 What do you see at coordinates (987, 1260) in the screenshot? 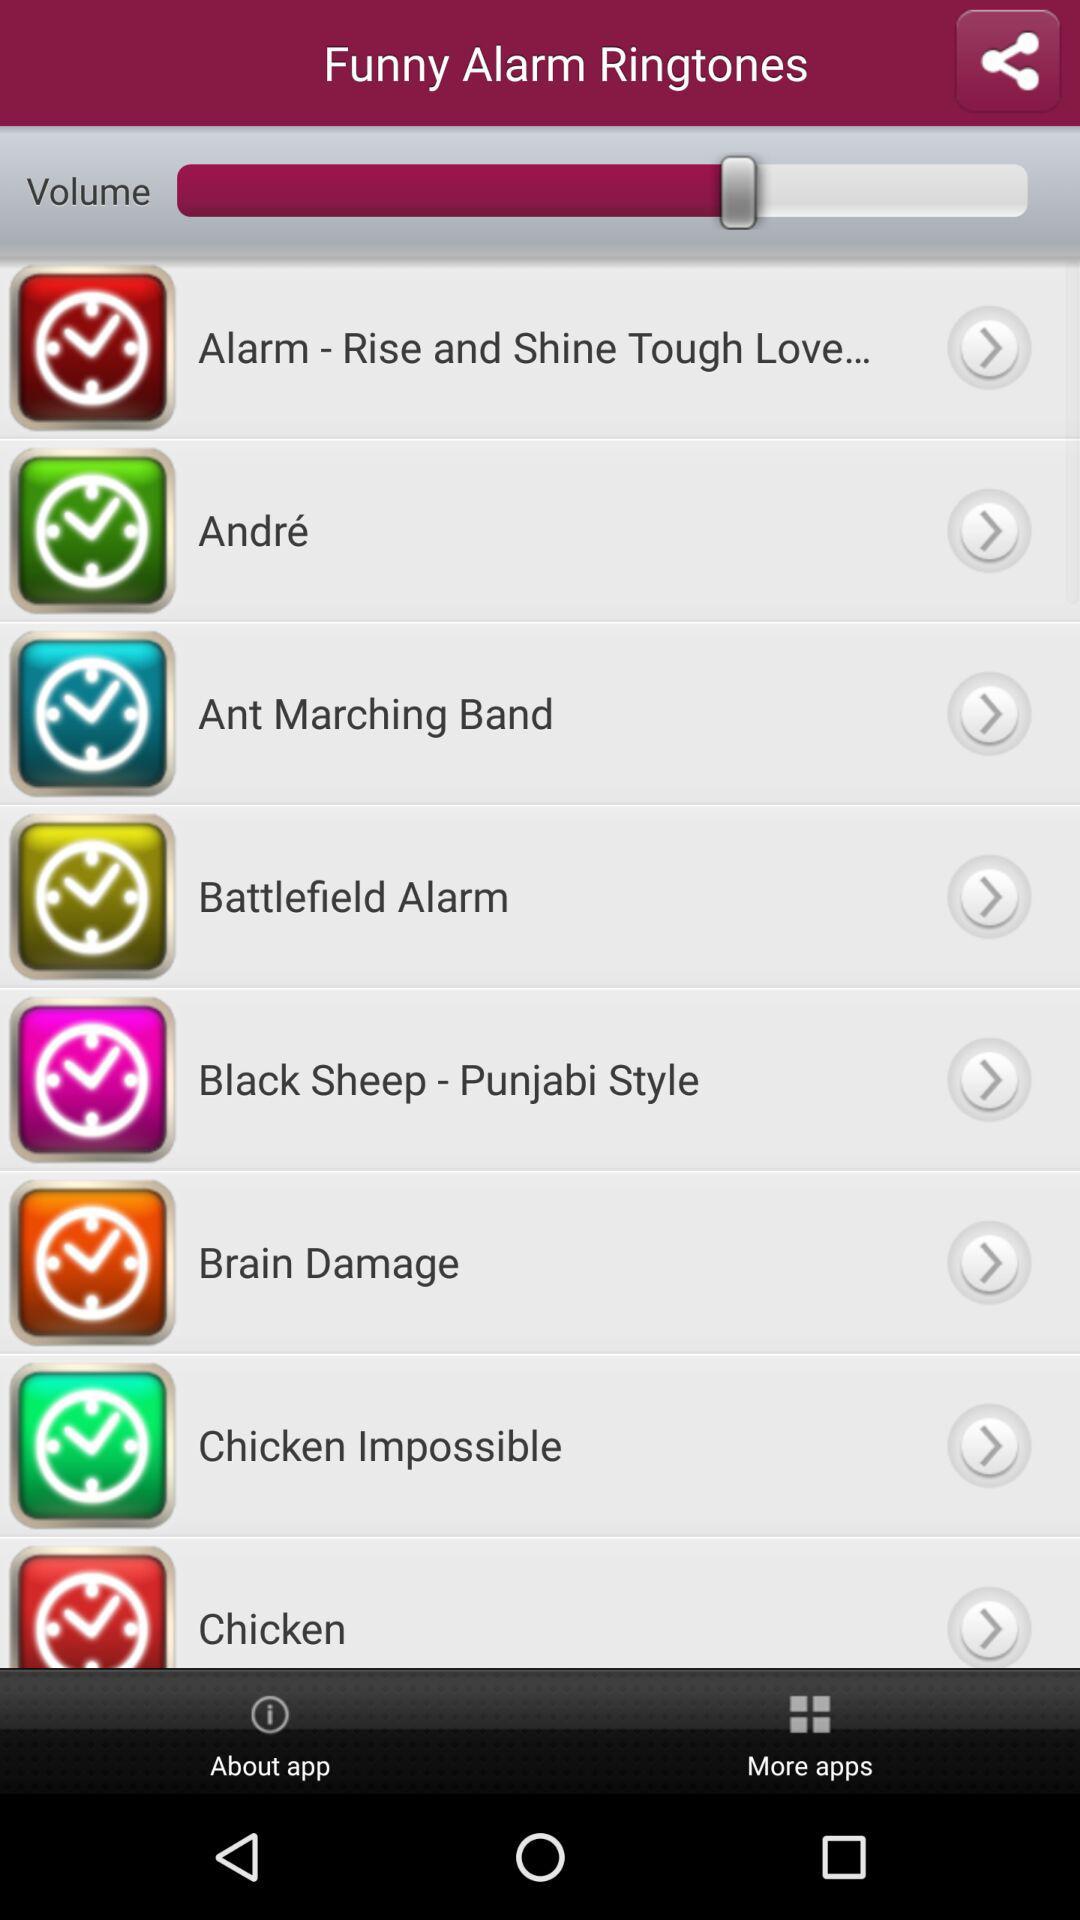
I see `next` at bounding box center [987, 1260].